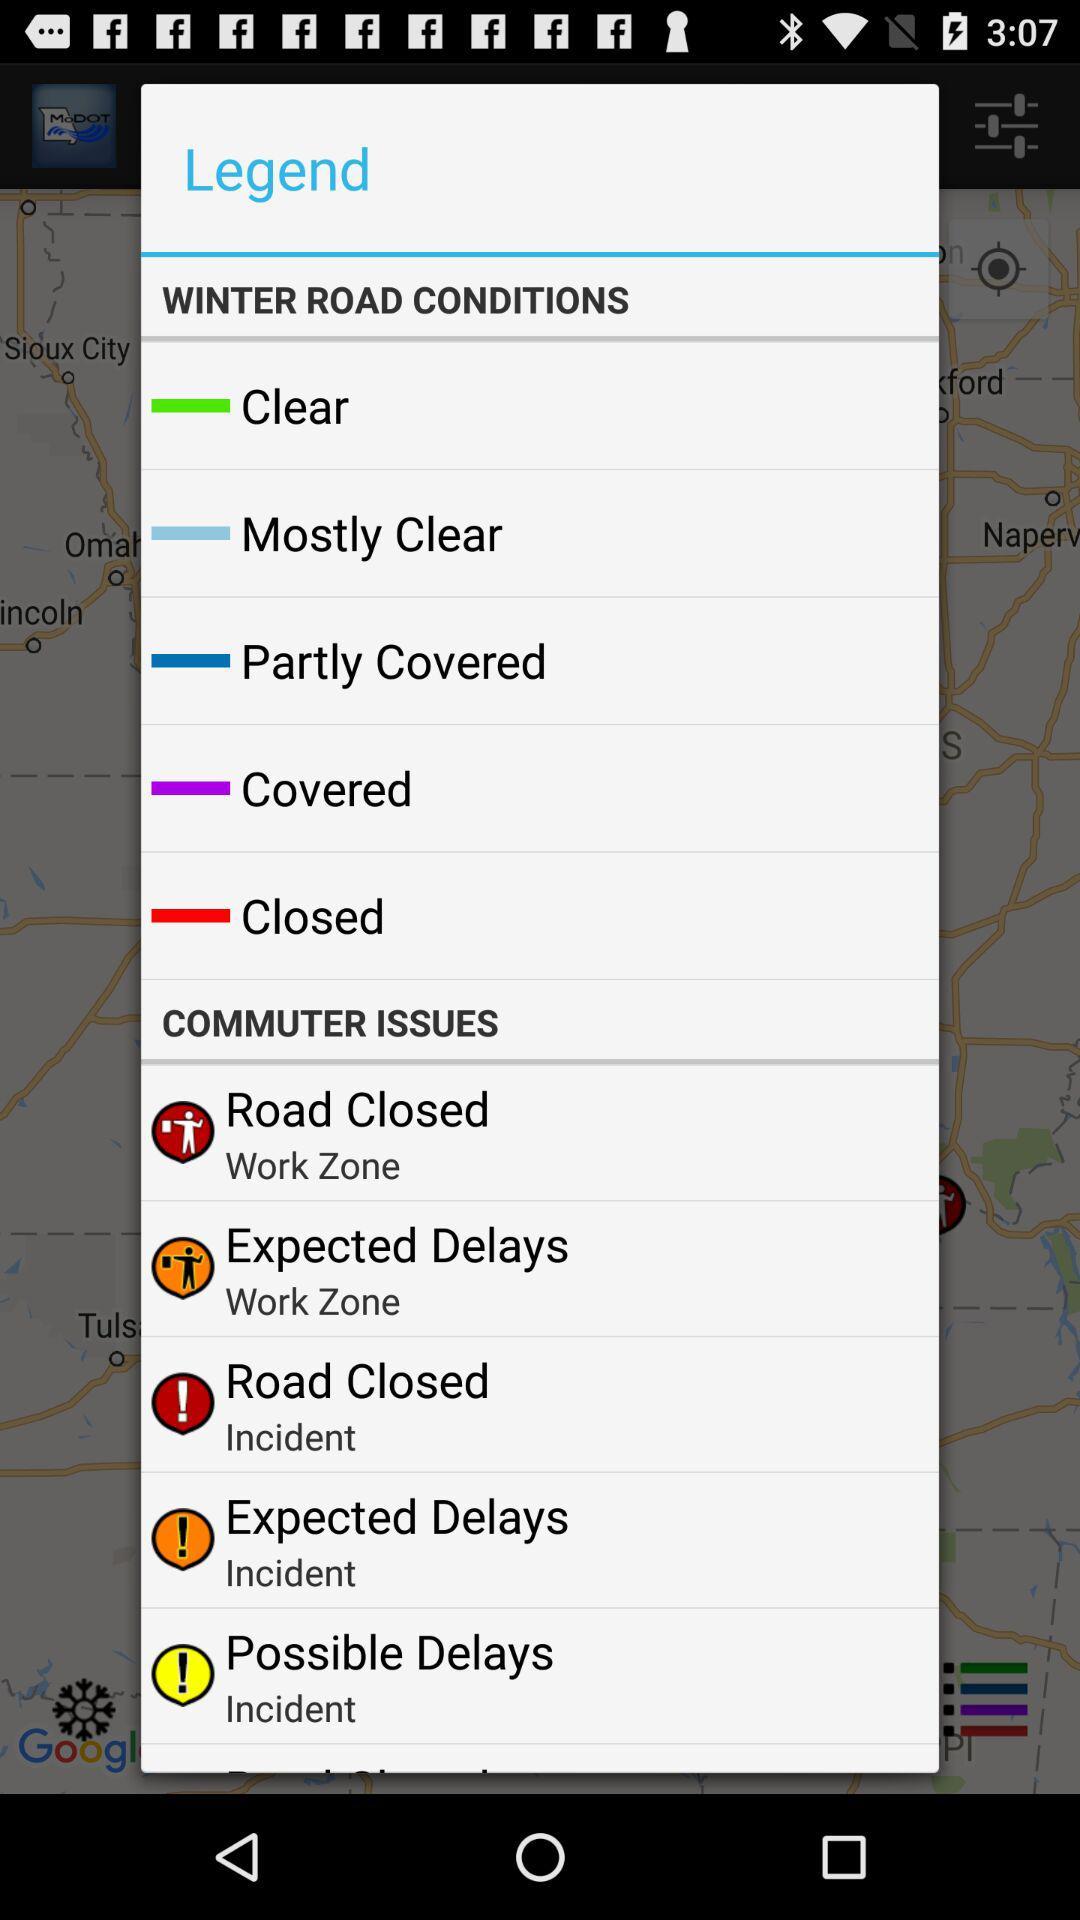 This screenshot has height=1920, width=1080. Describe the element at coordinates (874, 404) in the screenshot. I see `the item next to the clear app` at that location.